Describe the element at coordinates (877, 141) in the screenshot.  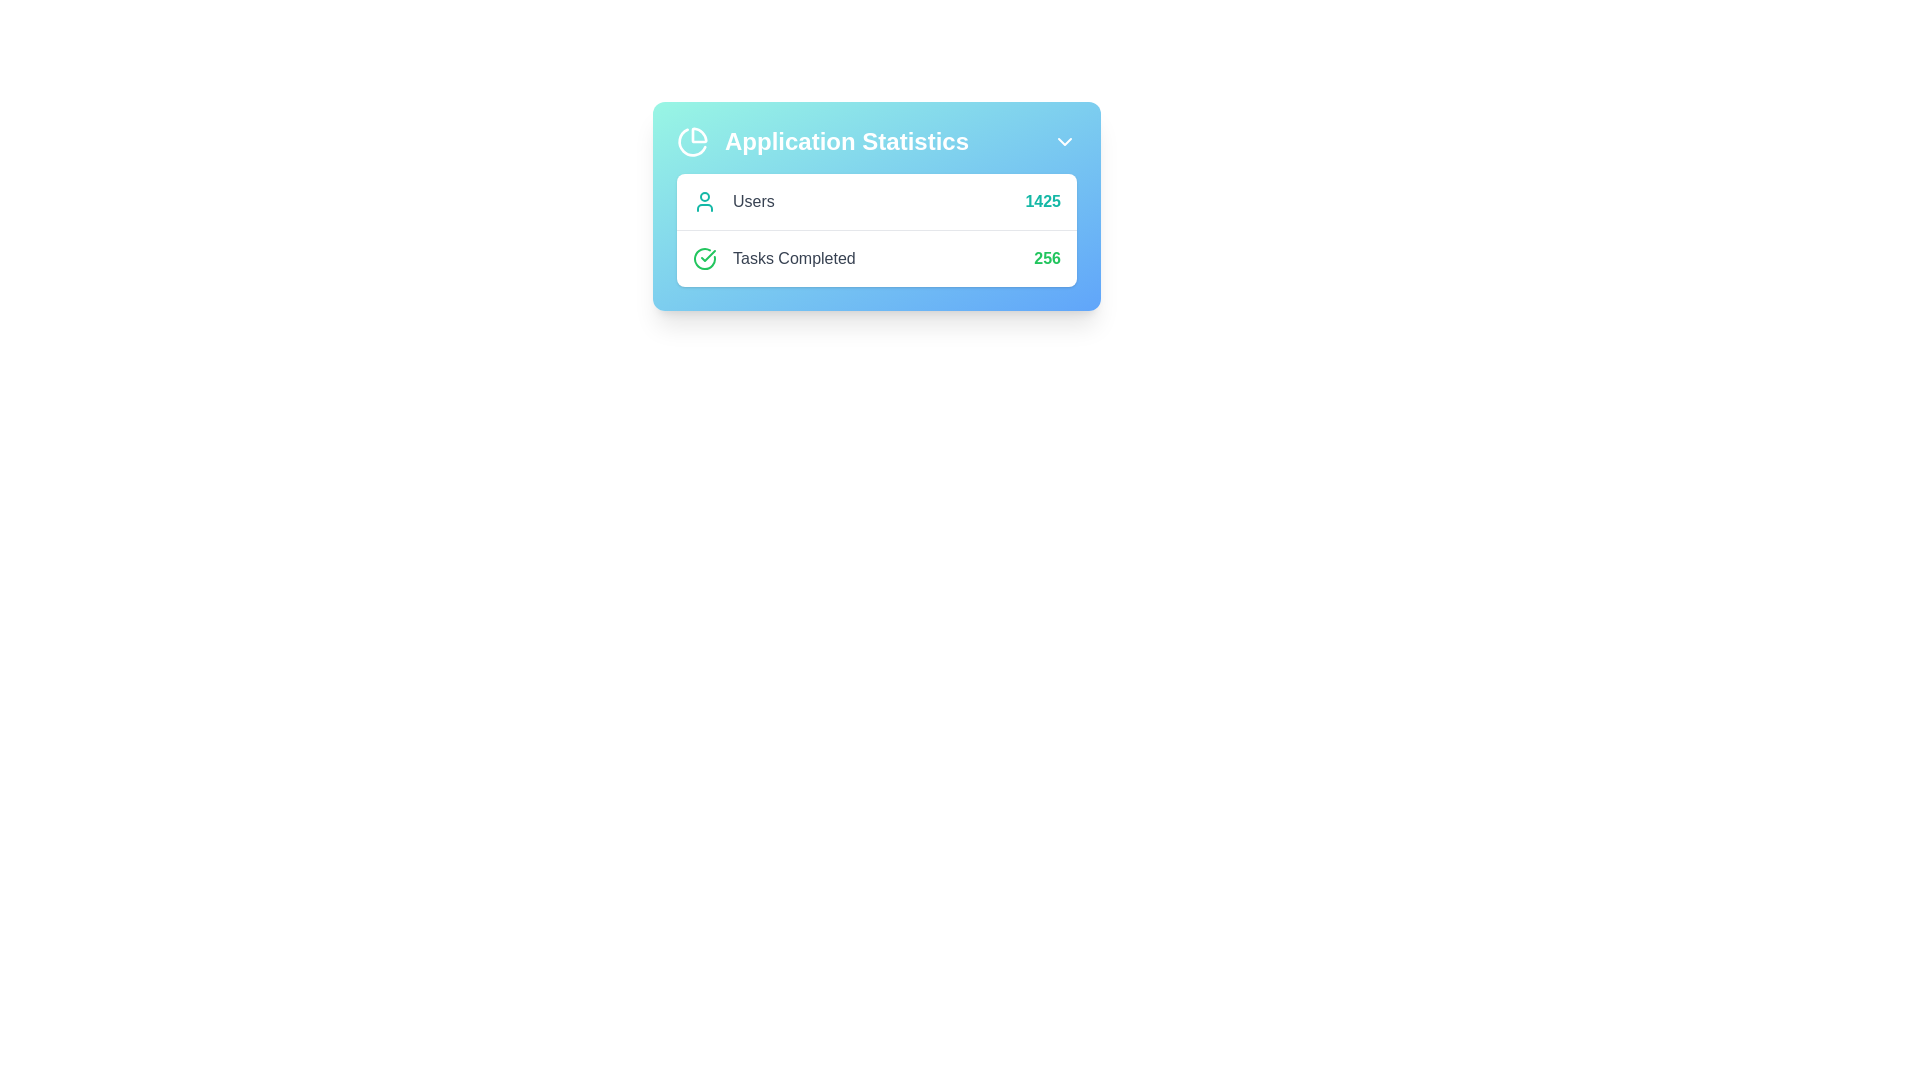
I see `the 'Application Statistics' header section which features a gradient background and includes a white pie chart icon on the left and a downward-pointing arrow icon on the right` at that location.